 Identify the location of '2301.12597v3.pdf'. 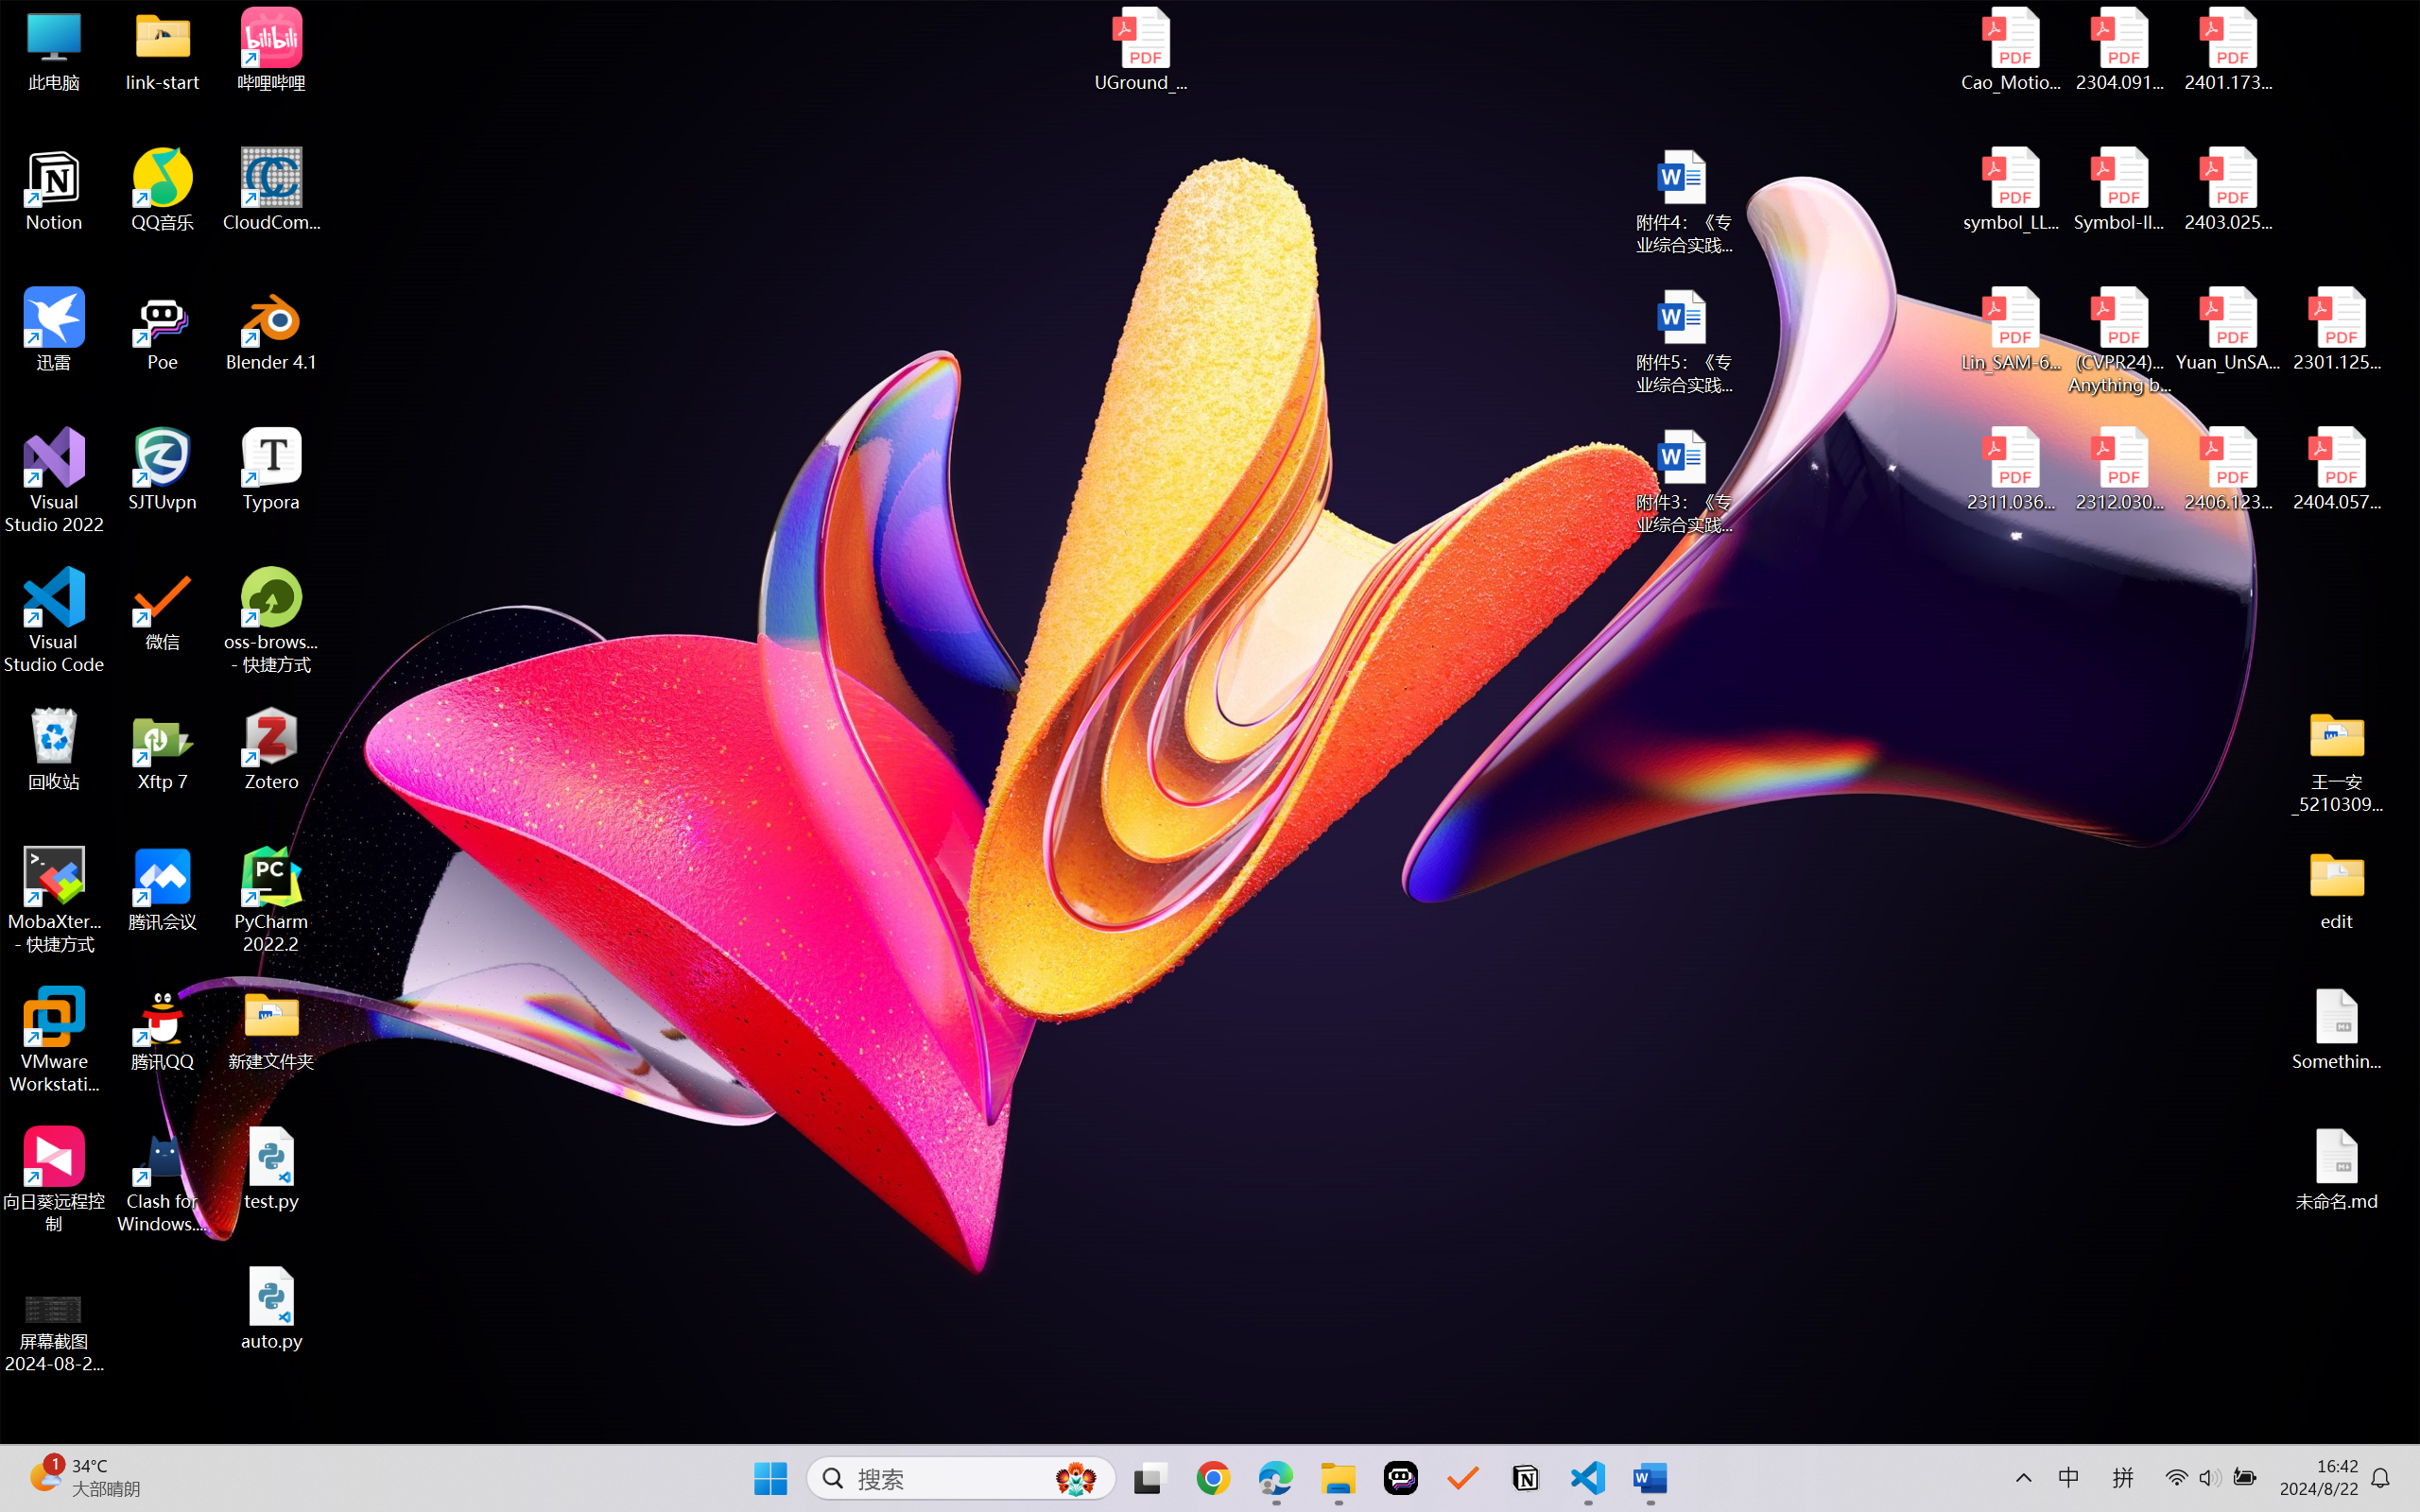
(2335, 328).